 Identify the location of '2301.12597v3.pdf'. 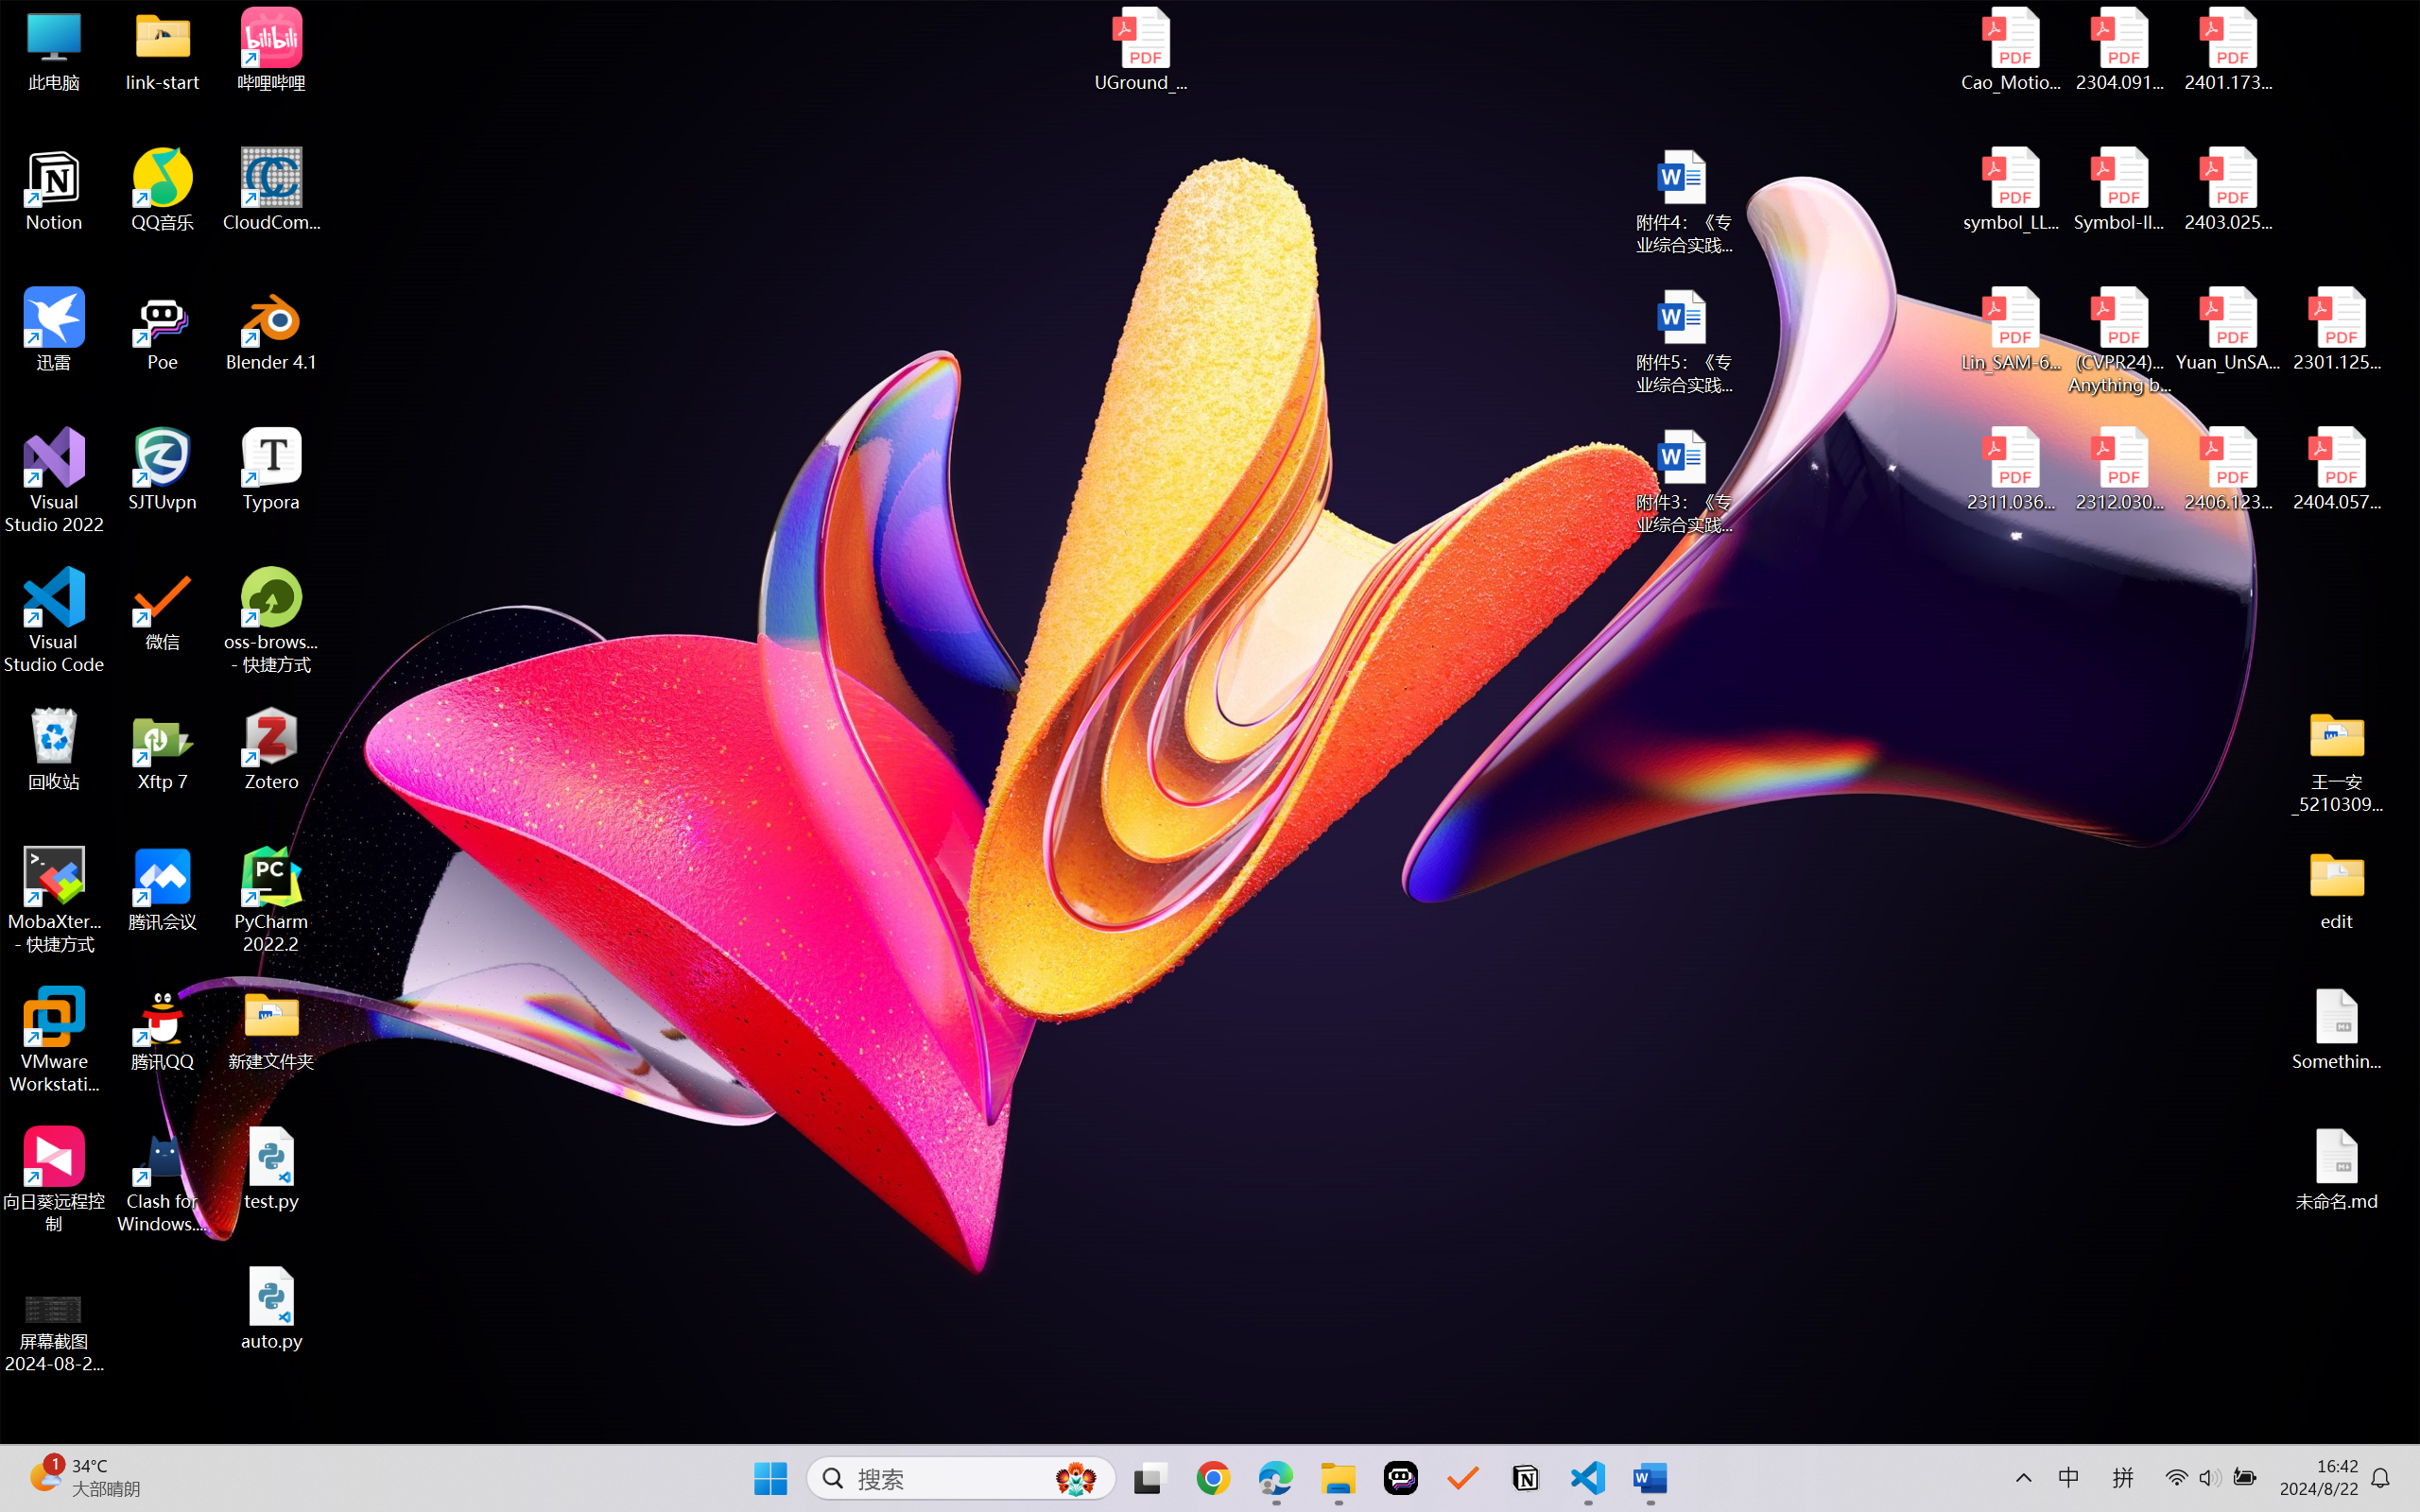
(2335, 328).